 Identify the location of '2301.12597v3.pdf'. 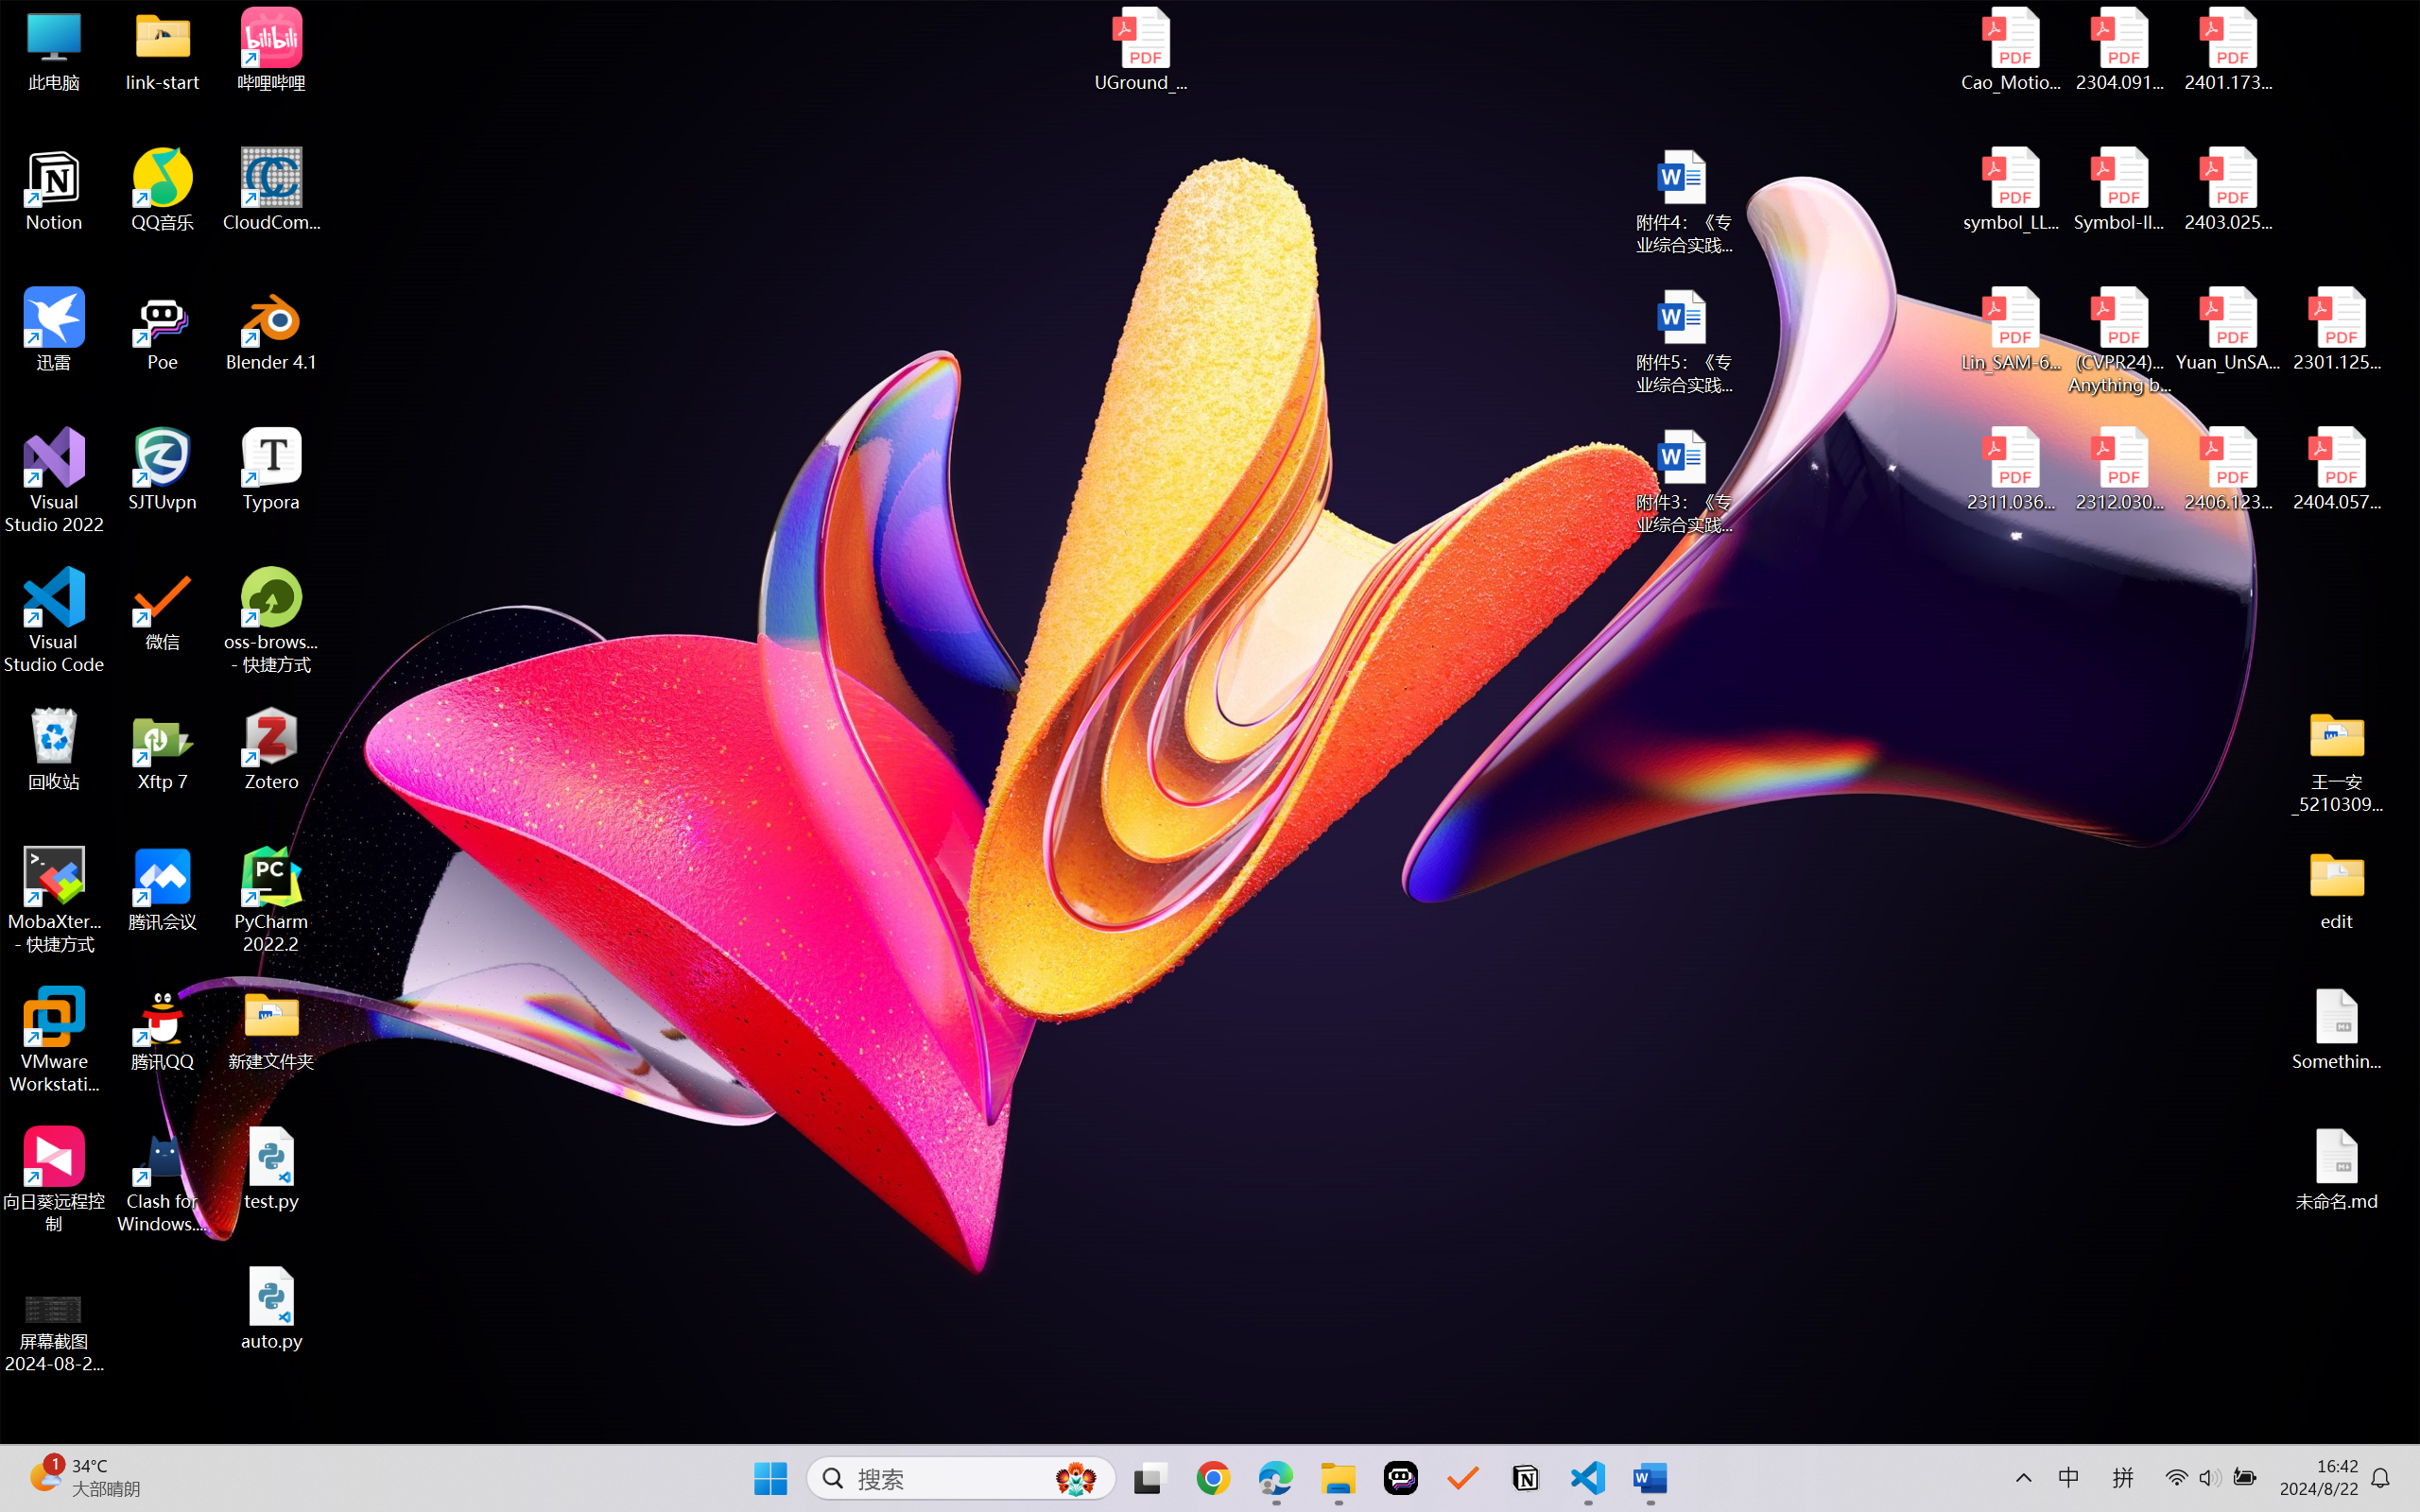
(2335, 328).